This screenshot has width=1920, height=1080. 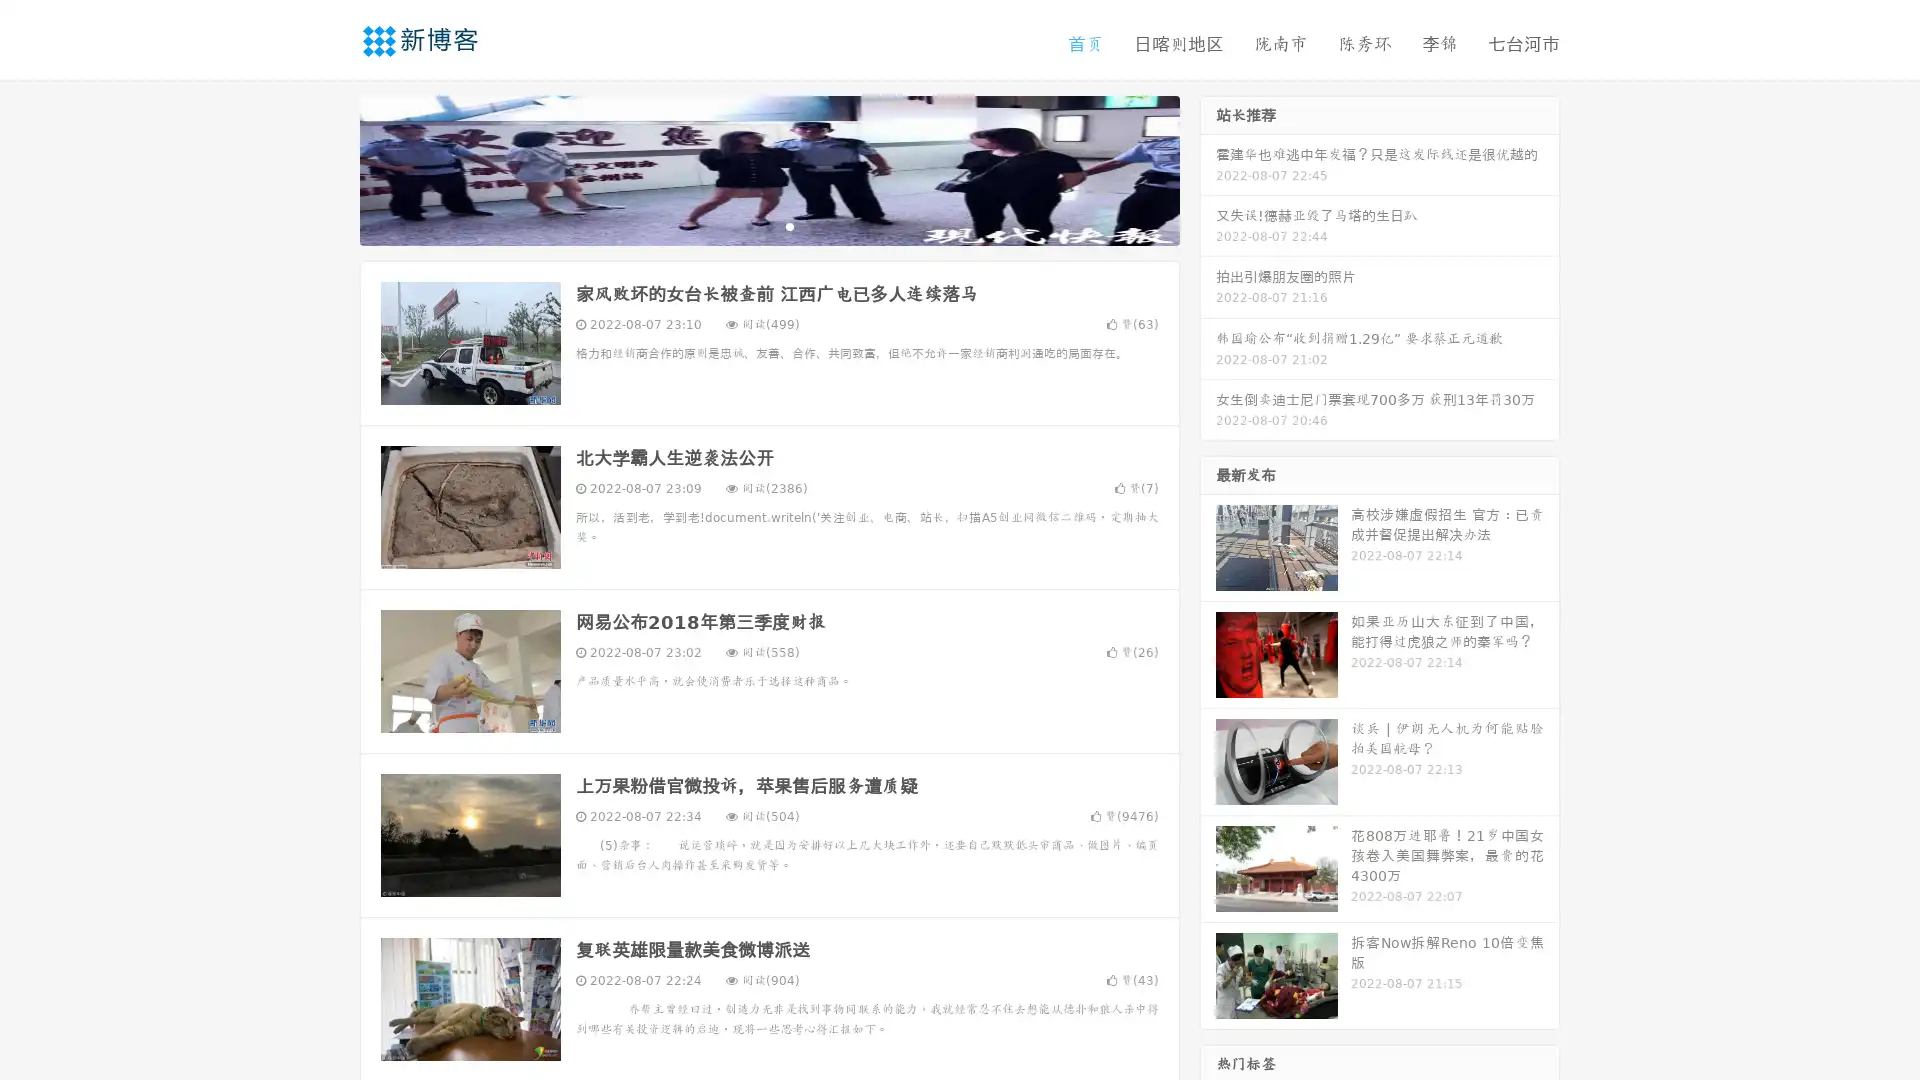 I want to click on Next slide, so click(x=1208, y=168).